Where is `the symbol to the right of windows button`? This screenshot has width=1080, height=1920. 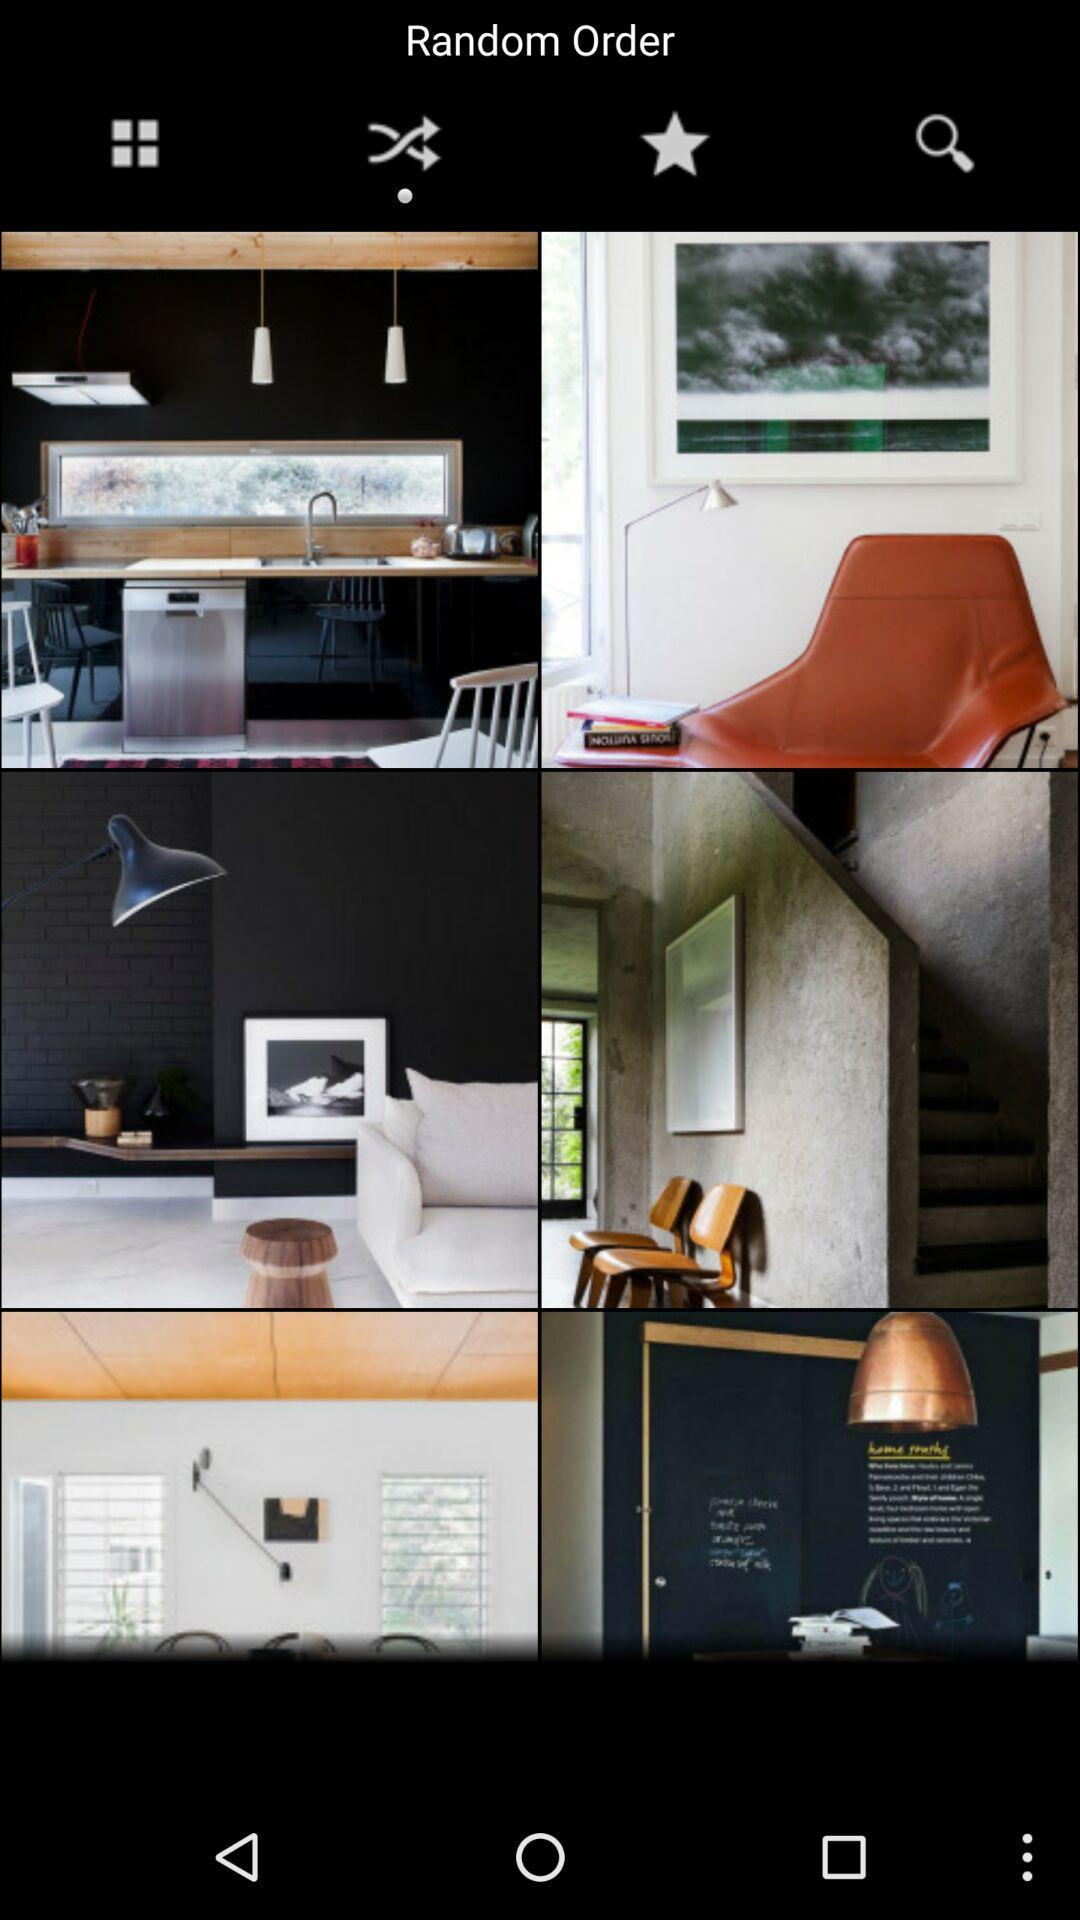
the symbol to the right of windows button is located at coordinates (405, 142).